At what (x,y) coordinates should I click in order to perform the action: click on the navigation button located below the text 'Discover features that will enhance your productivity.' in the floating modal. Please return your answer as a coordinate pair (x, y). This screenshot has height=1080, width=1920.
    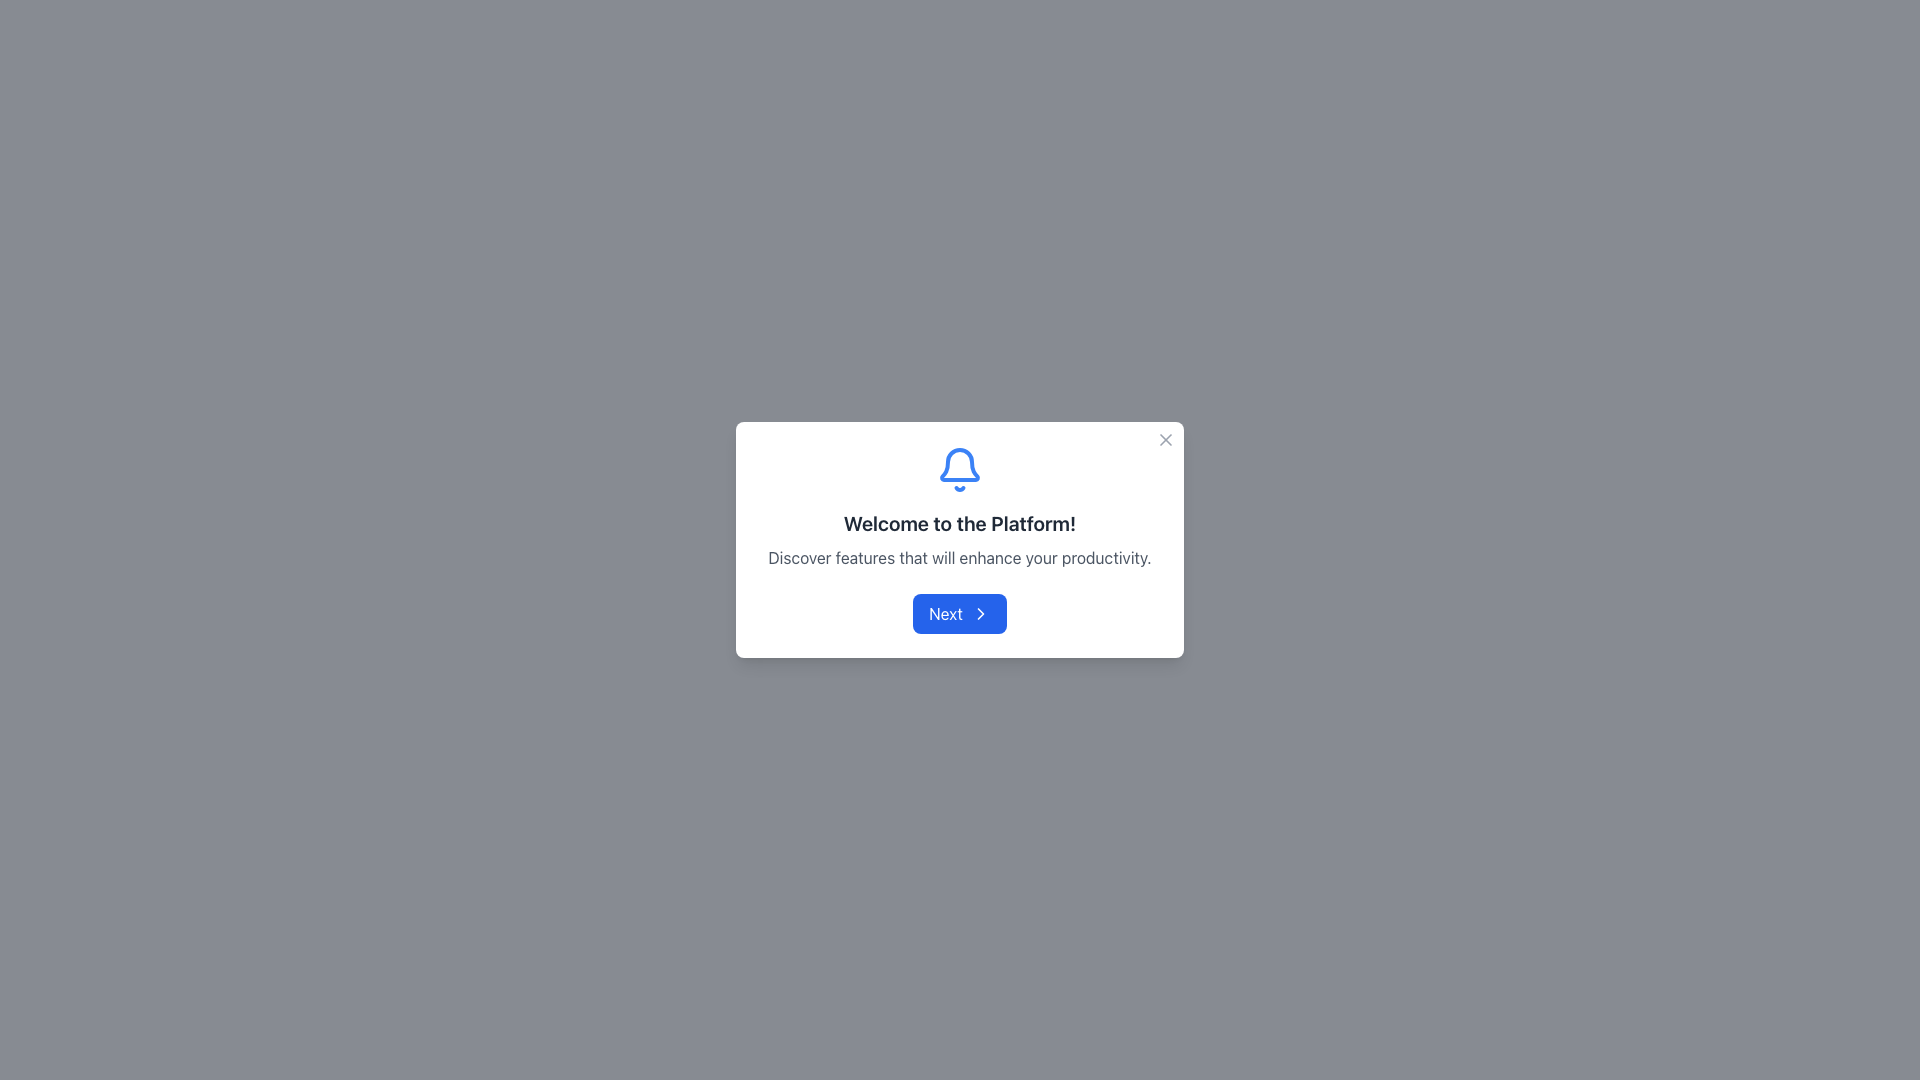
    Looking at the image, I should click on (960, 612).